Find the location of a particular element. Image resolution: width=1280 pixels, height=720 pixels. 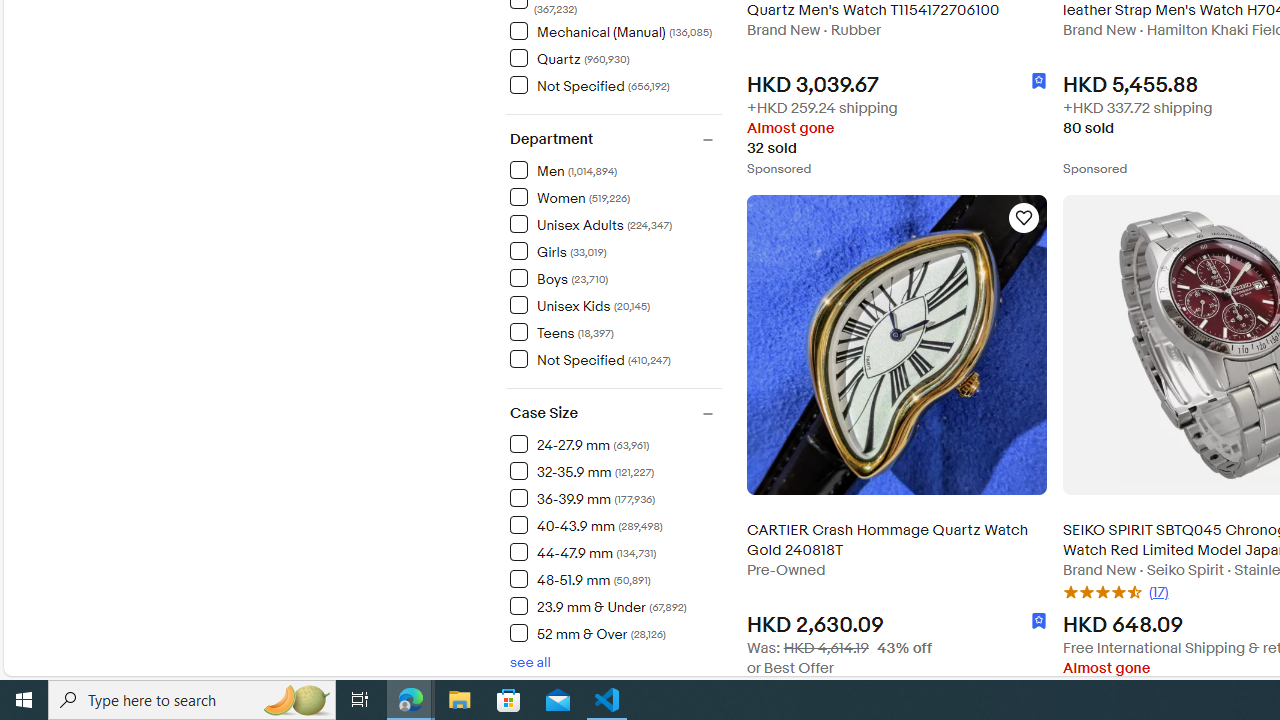

'48-51.9 mm (50,891) Items' is located at coordinates (579, 579).